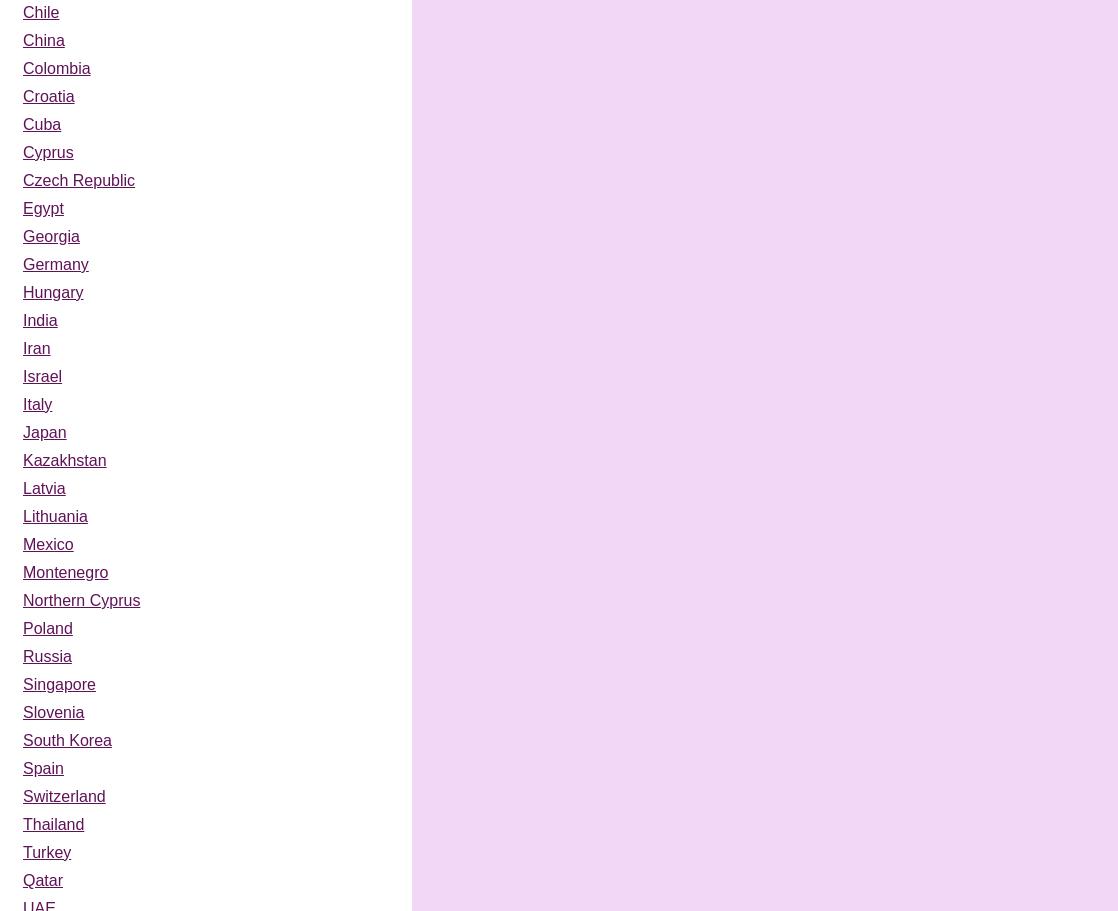 This screenshot has height=911, width=1118. Describe the element at coordinates (46, 852) in the screenshot. I see `'Turkey'` at that location.